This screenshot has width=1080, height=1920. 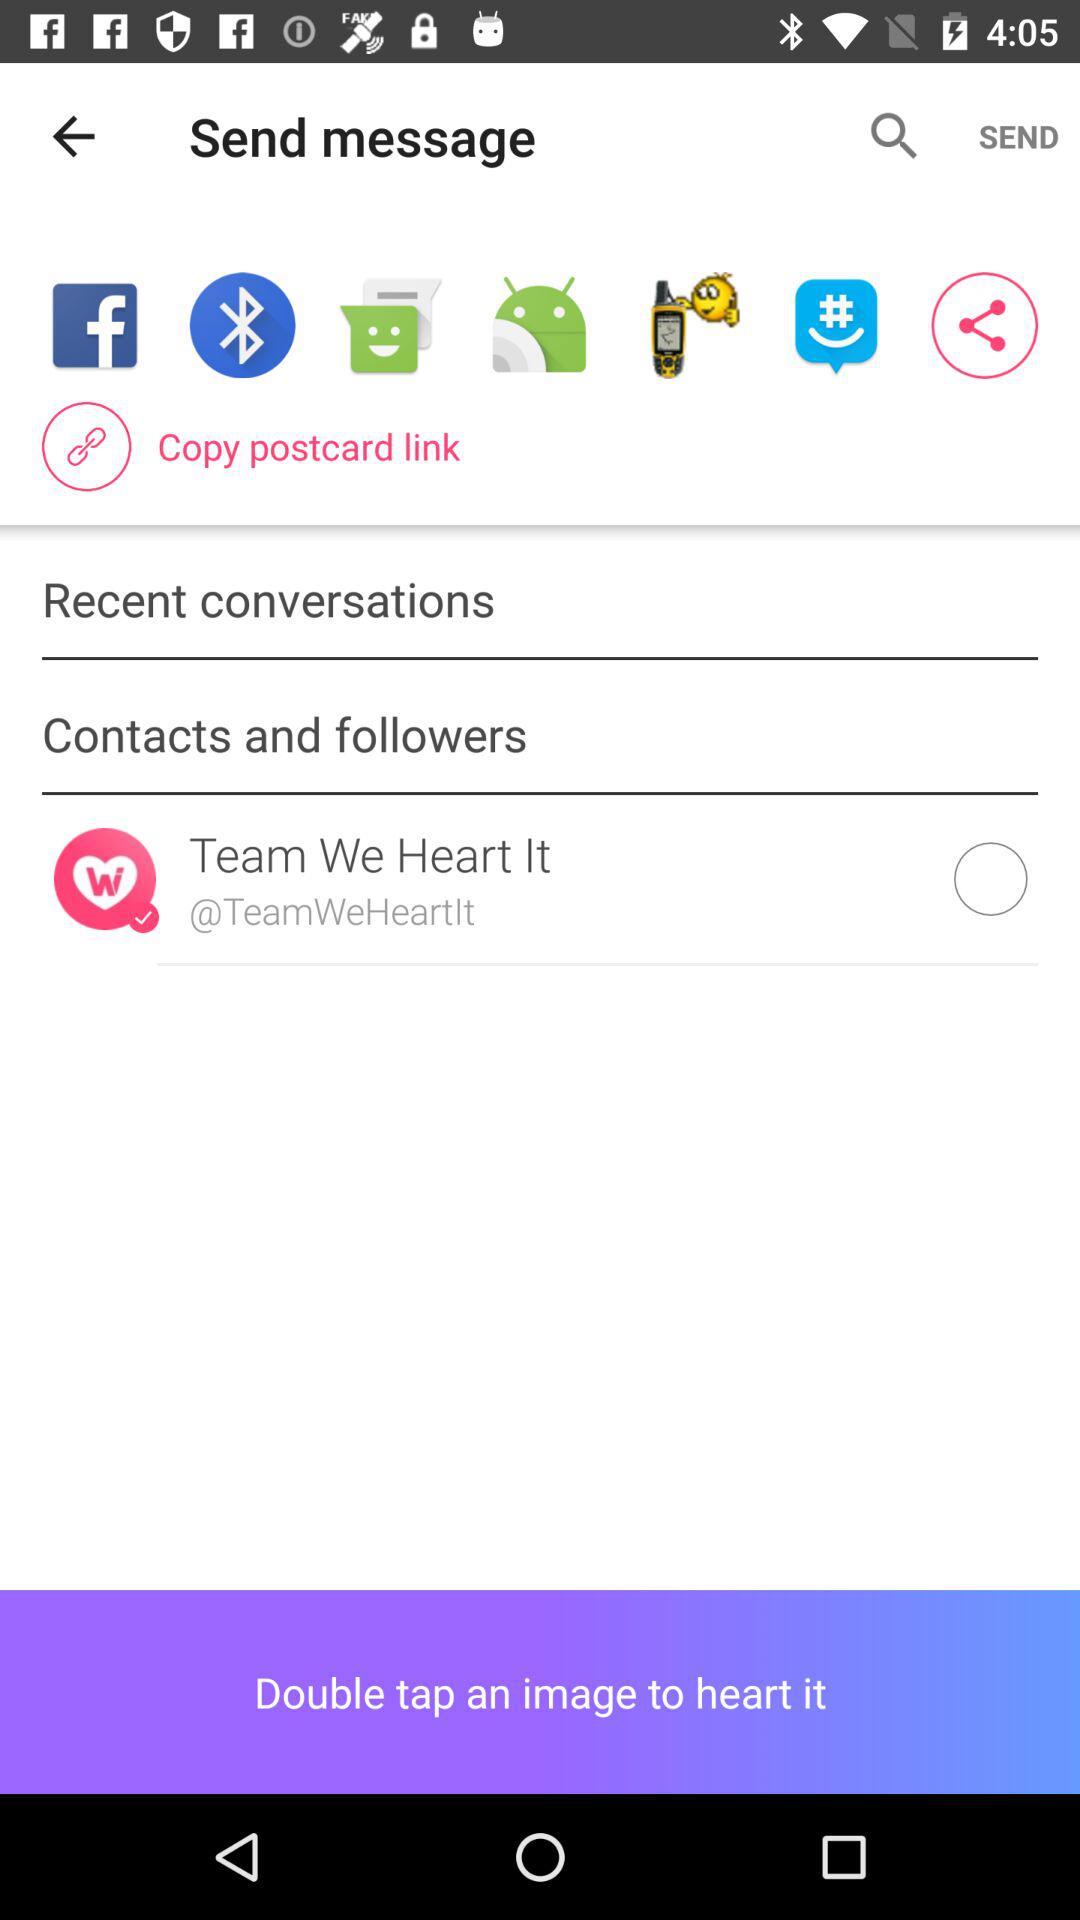 What do you see at coordinates (538, 325) in the screenshot?
I see `switch sending app` at bounding box center [538, 325].